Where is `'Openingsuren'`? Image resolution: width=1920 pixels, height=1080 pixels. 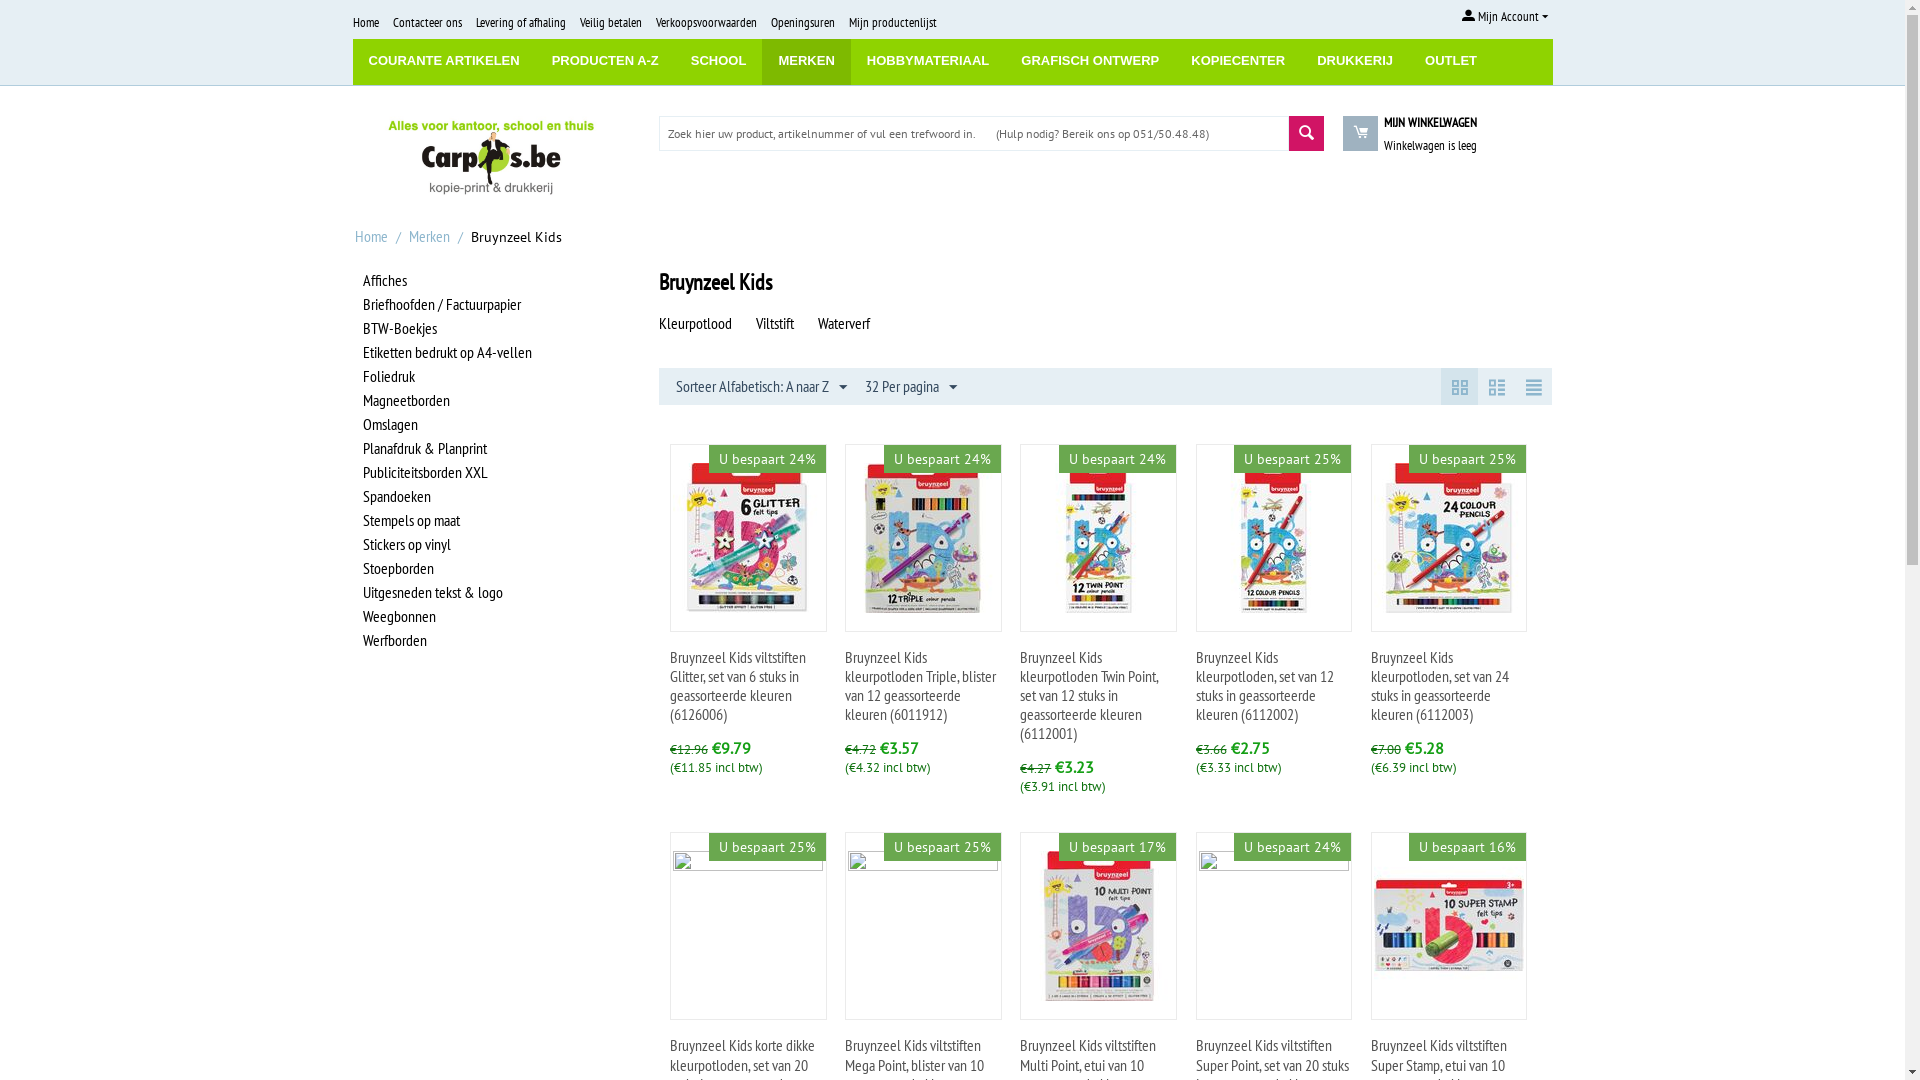 'Openingsuren' is located at coordinates (801, 22).